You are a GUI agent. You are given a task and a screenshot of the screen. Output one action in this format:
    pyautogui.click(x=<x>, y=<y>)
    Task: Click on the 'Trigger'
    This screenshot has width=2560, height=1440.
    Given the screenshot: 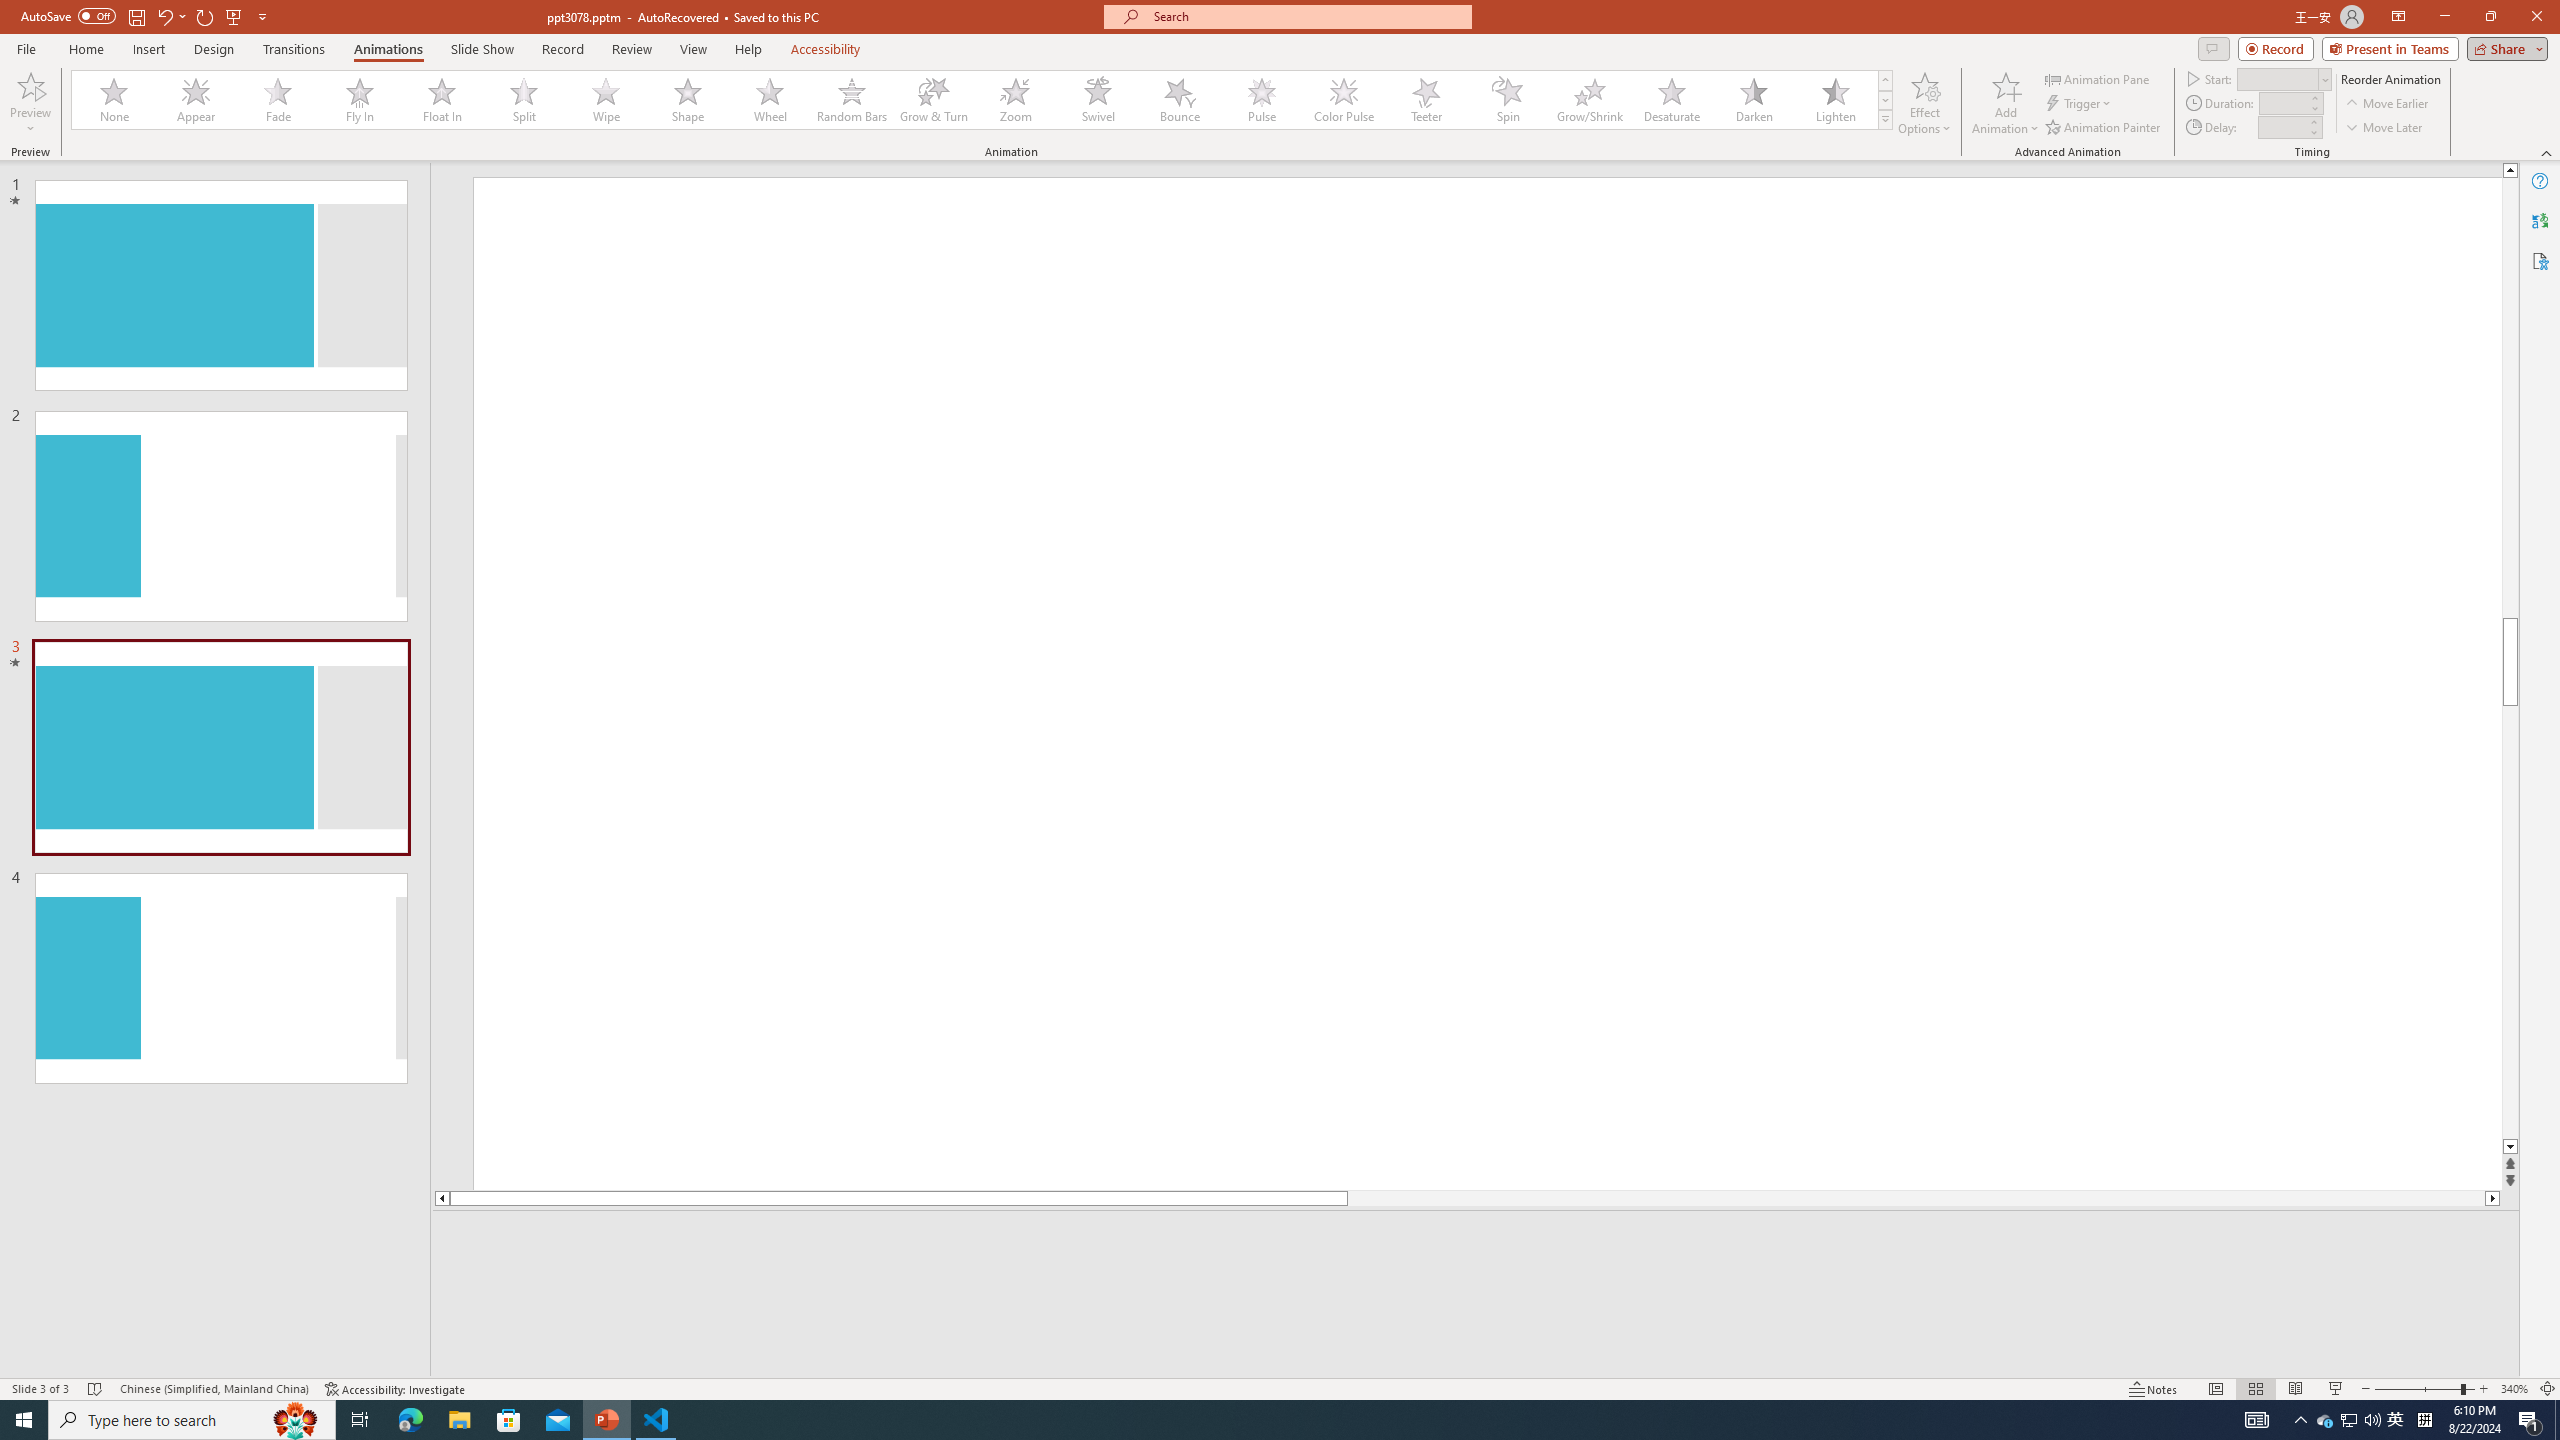 What is the action you would take?
    pyautogui.click(x=2079, y=103)
    